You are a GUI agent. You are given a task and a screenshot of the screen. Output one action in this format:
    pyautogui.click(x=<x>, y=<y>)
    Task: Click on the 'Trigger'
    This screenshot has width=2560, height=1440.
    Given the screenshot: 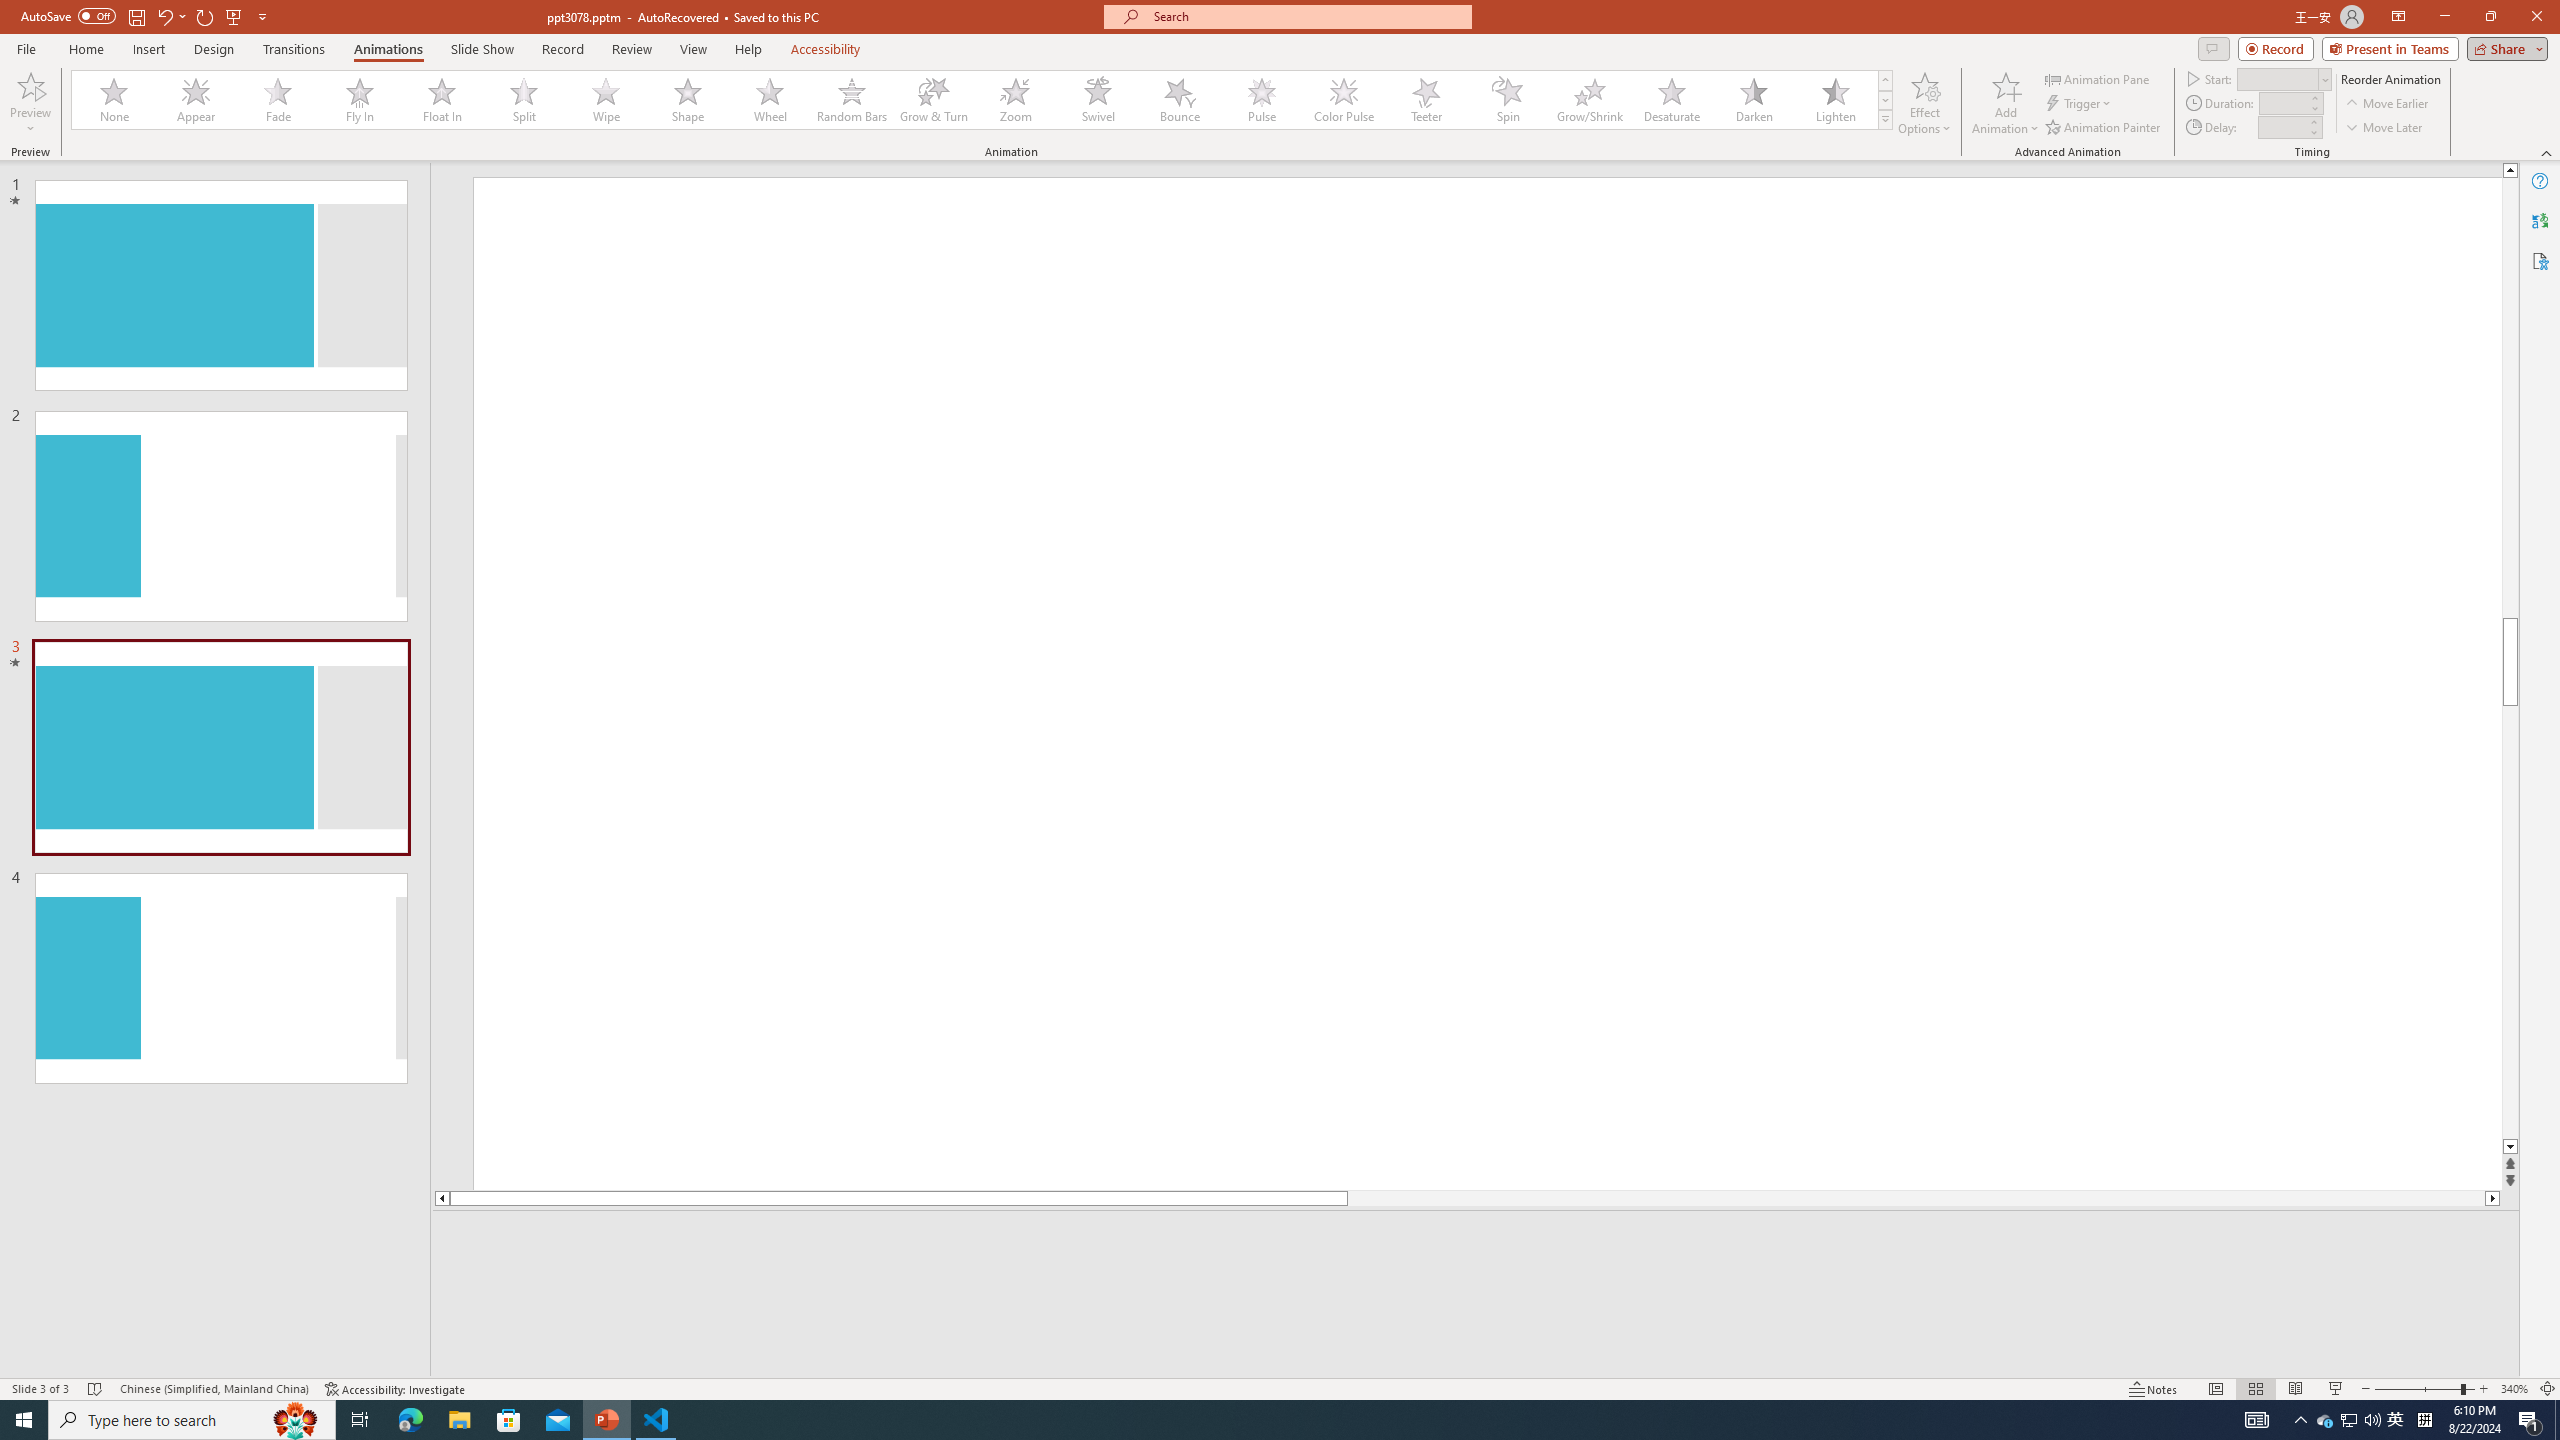 What is the action you would take?
    pyautogui.click(x=2079, y=103)
    